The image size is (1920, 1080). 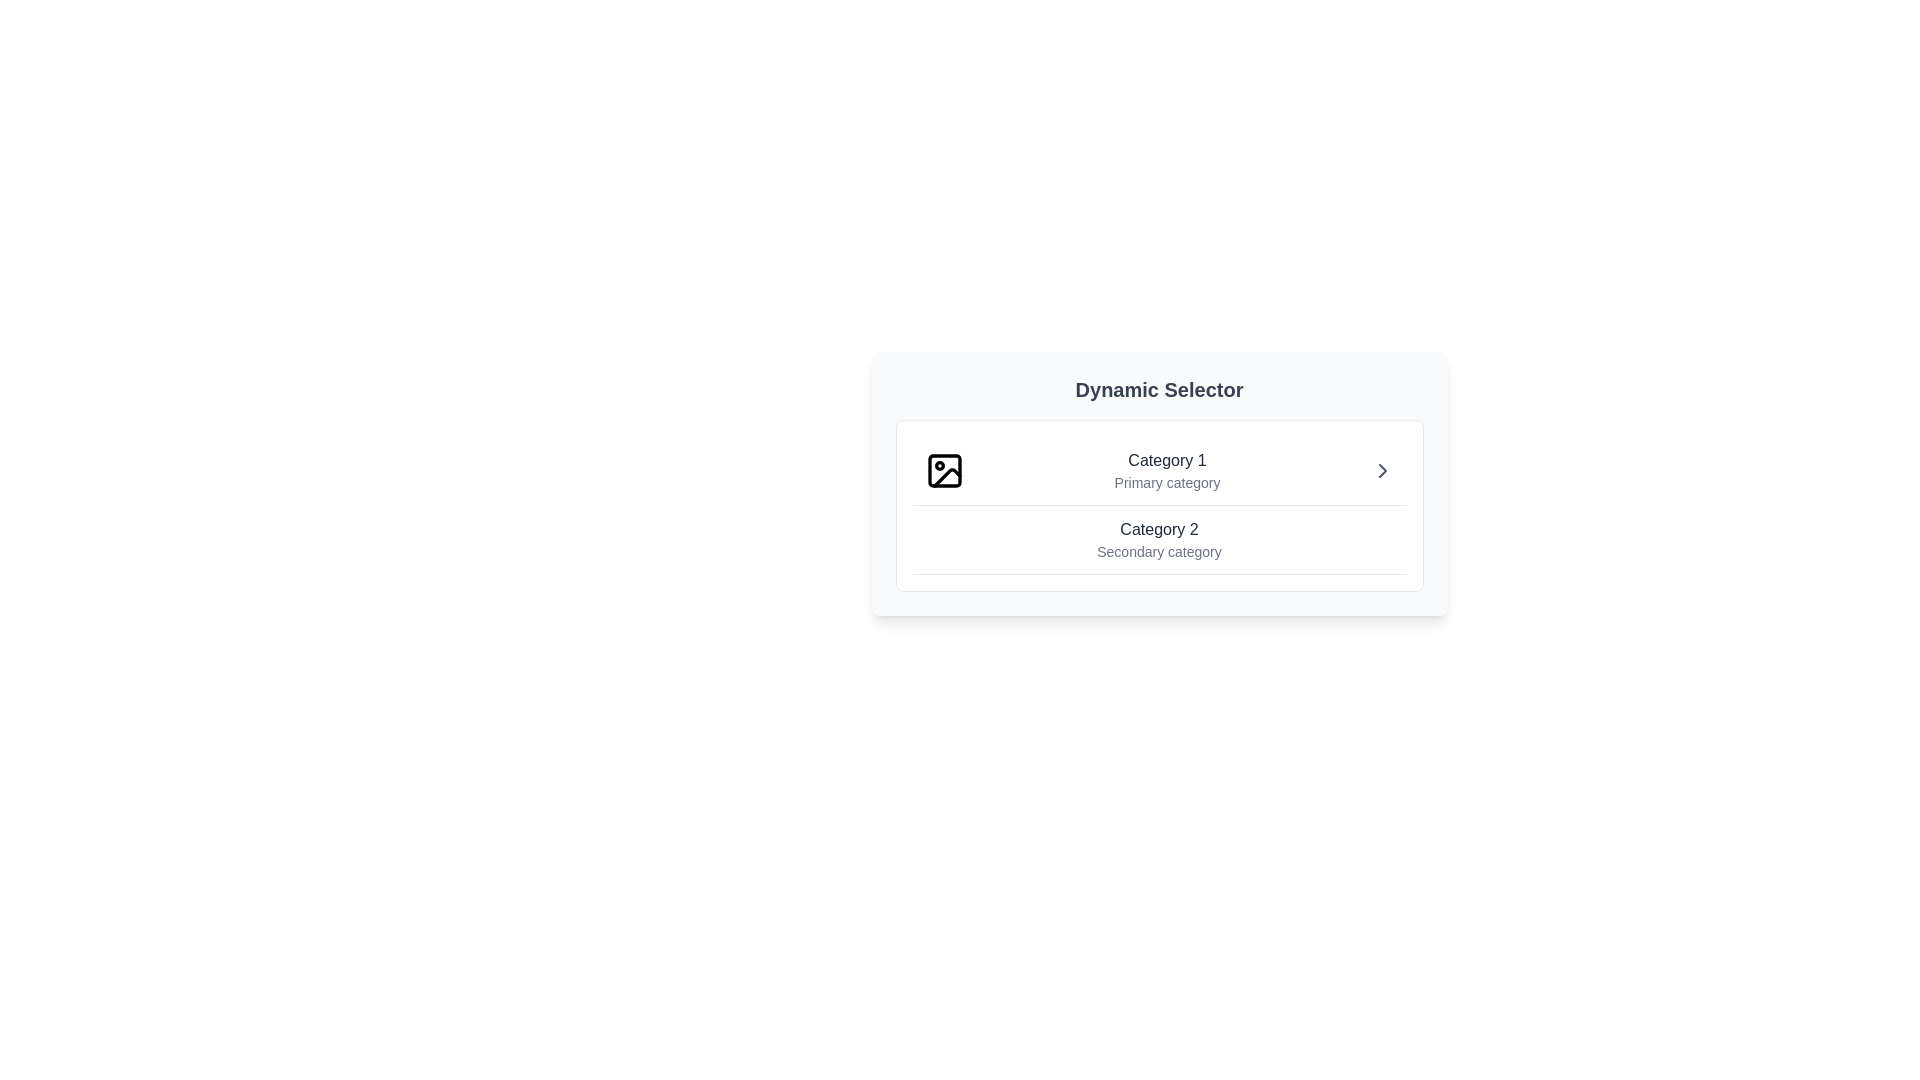 I want to click on the decorative icon associated with the 'Category 1' label in the list-like structure, so click(x=945, y=477).